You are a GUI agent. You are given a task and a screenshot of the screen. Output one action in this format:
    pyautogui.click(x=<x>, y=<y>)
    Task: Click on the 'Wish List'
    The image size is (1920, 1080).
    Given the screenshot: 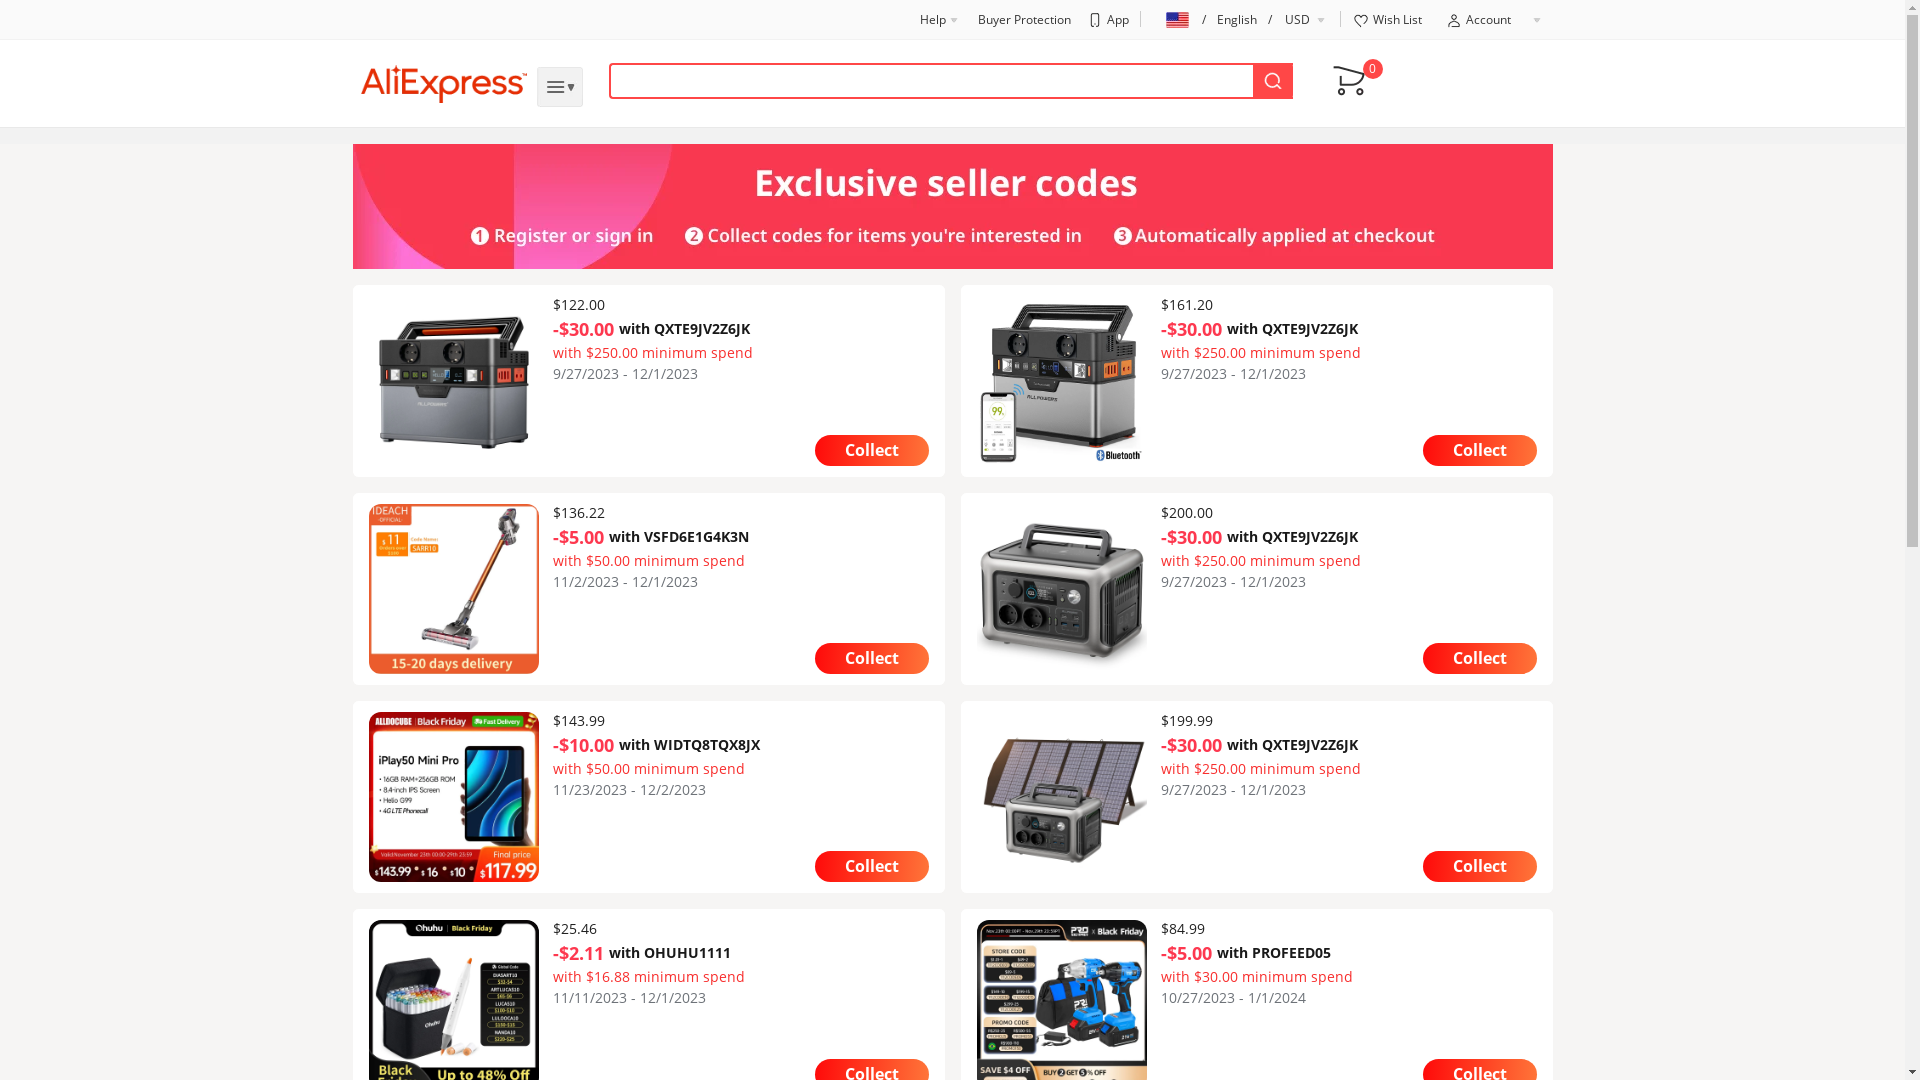 What is the action you would take?
    pyautogui.click(x=1385, y=19)
    